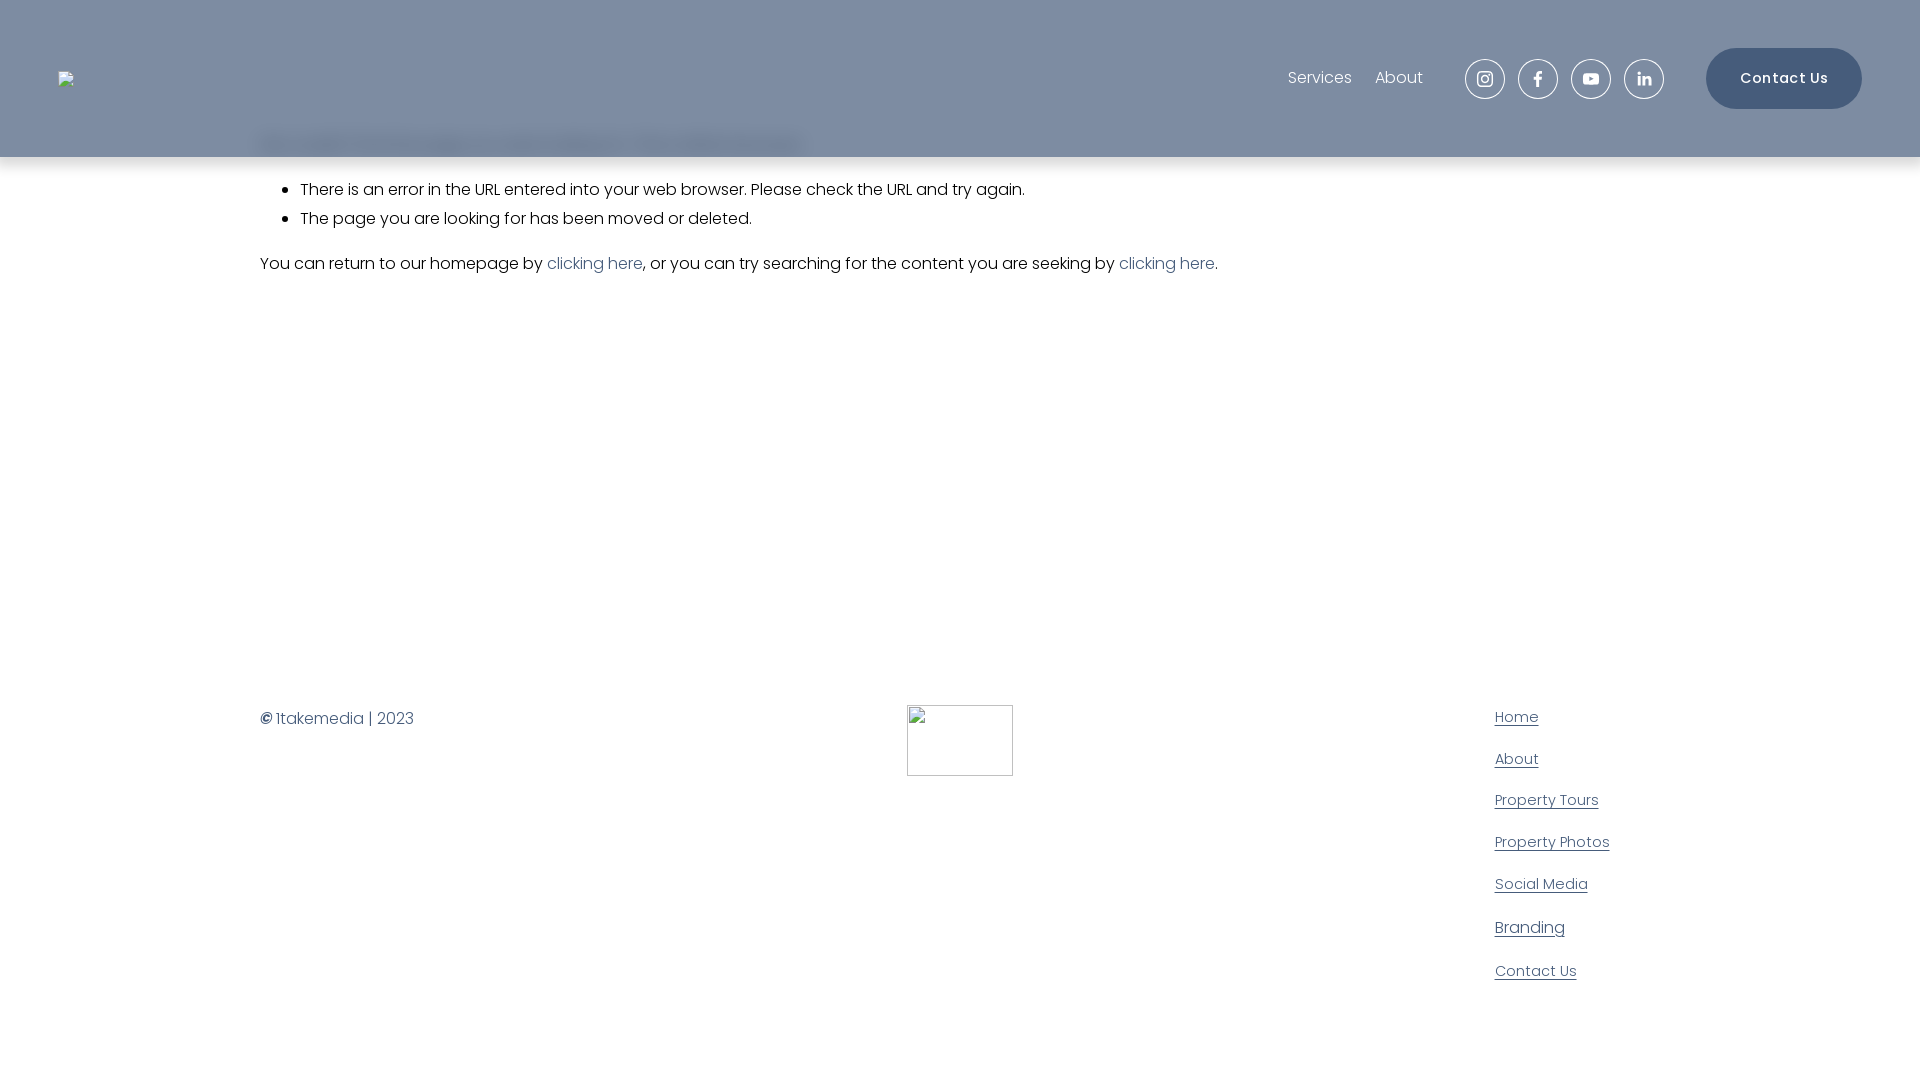  I want to click on 'Property Photos', so click(1551, 843).